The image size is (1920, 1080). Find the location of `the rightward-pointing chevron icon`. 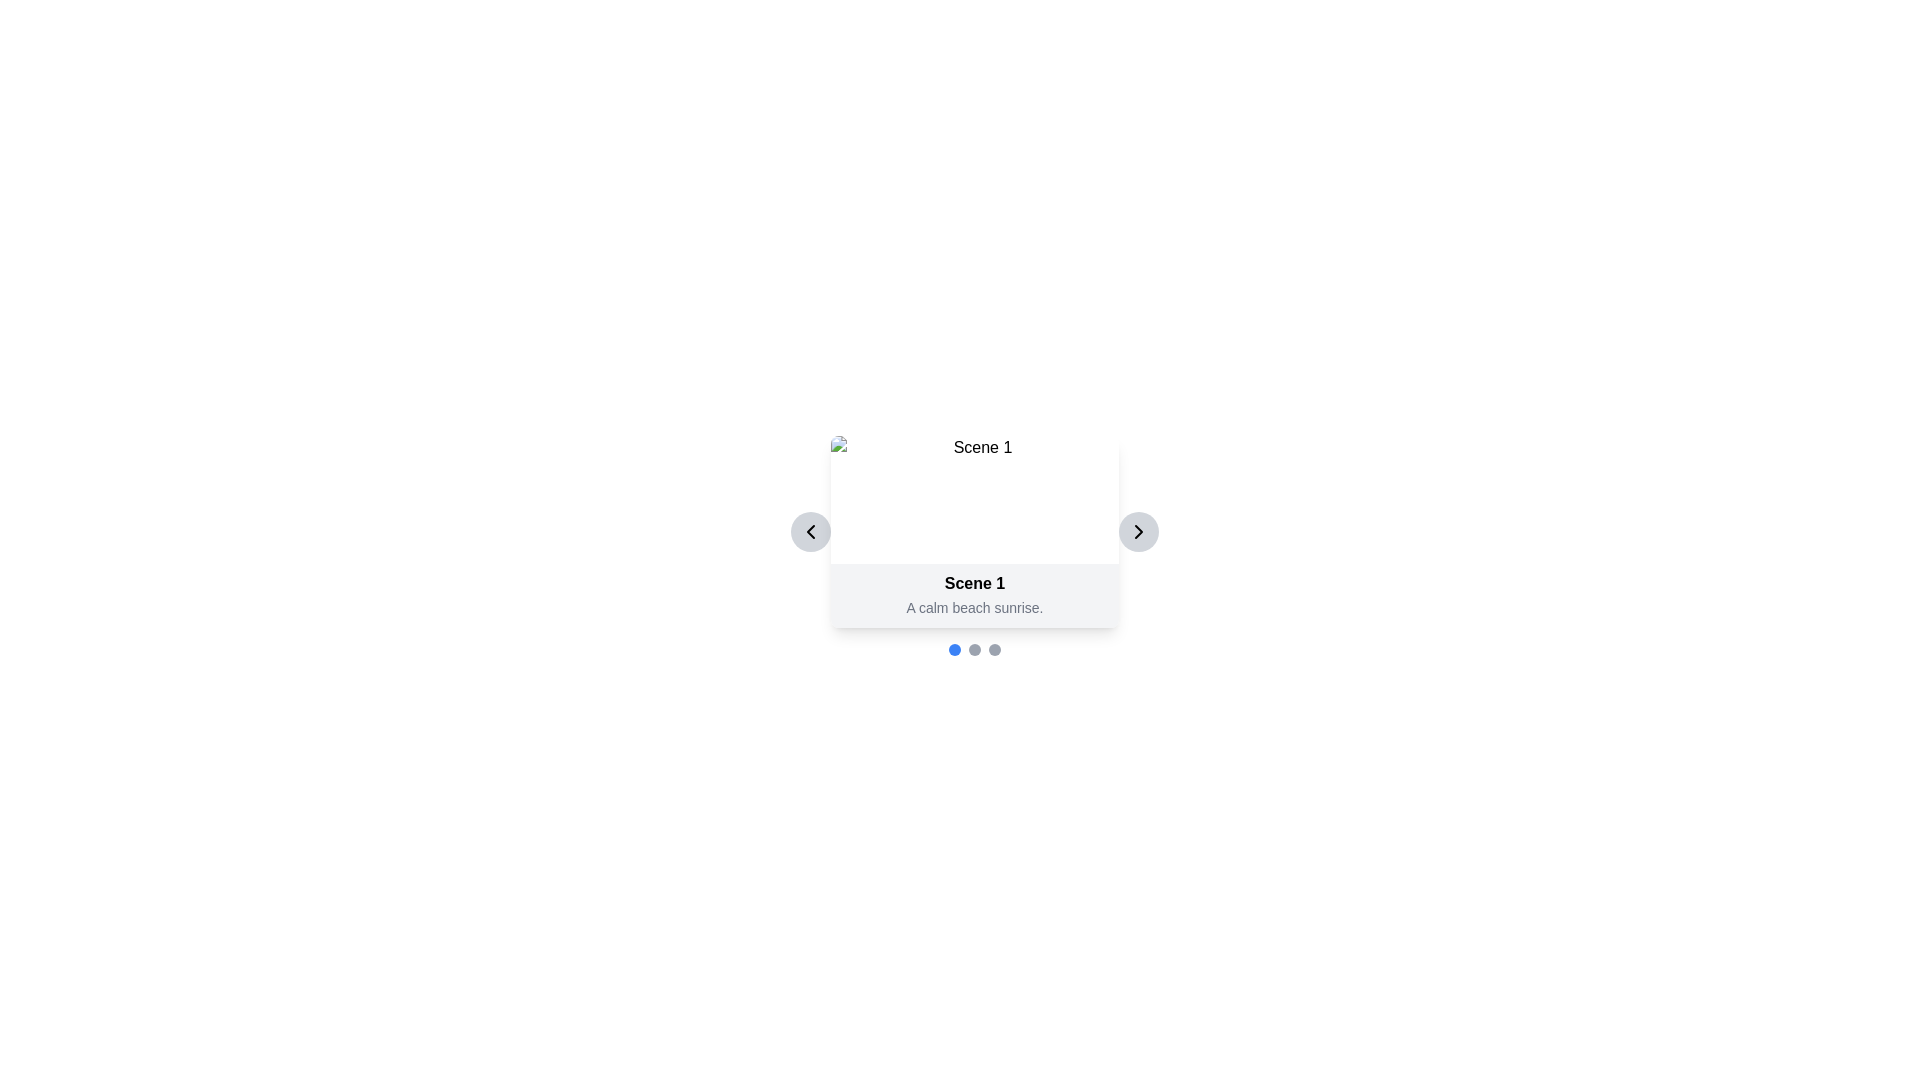

the rightward-pointing chevron icon is located at coordinates (1138, 531).